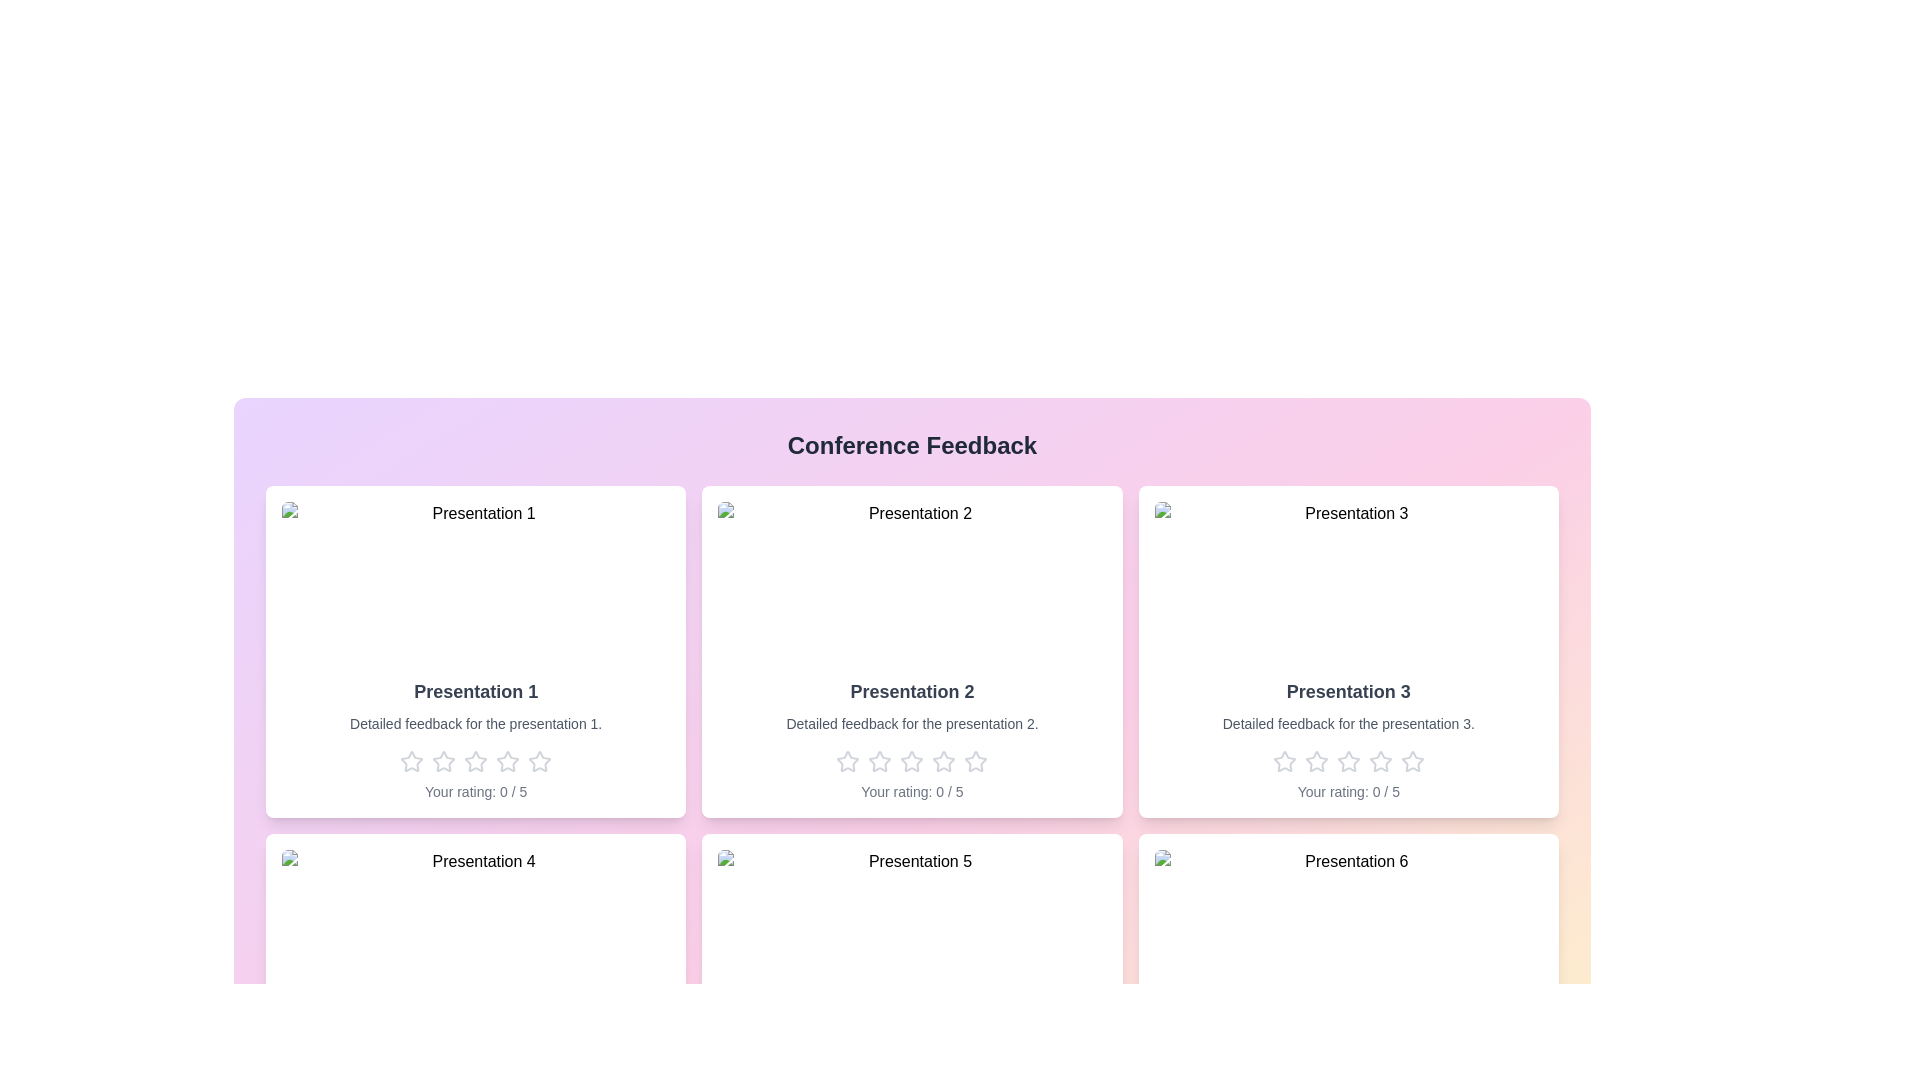 This screenshot has height=1080, width=1920. Describe the element at coordinates (474, 724) in the screenshot. I see `the feedback description of a presentation to read it` at that location.